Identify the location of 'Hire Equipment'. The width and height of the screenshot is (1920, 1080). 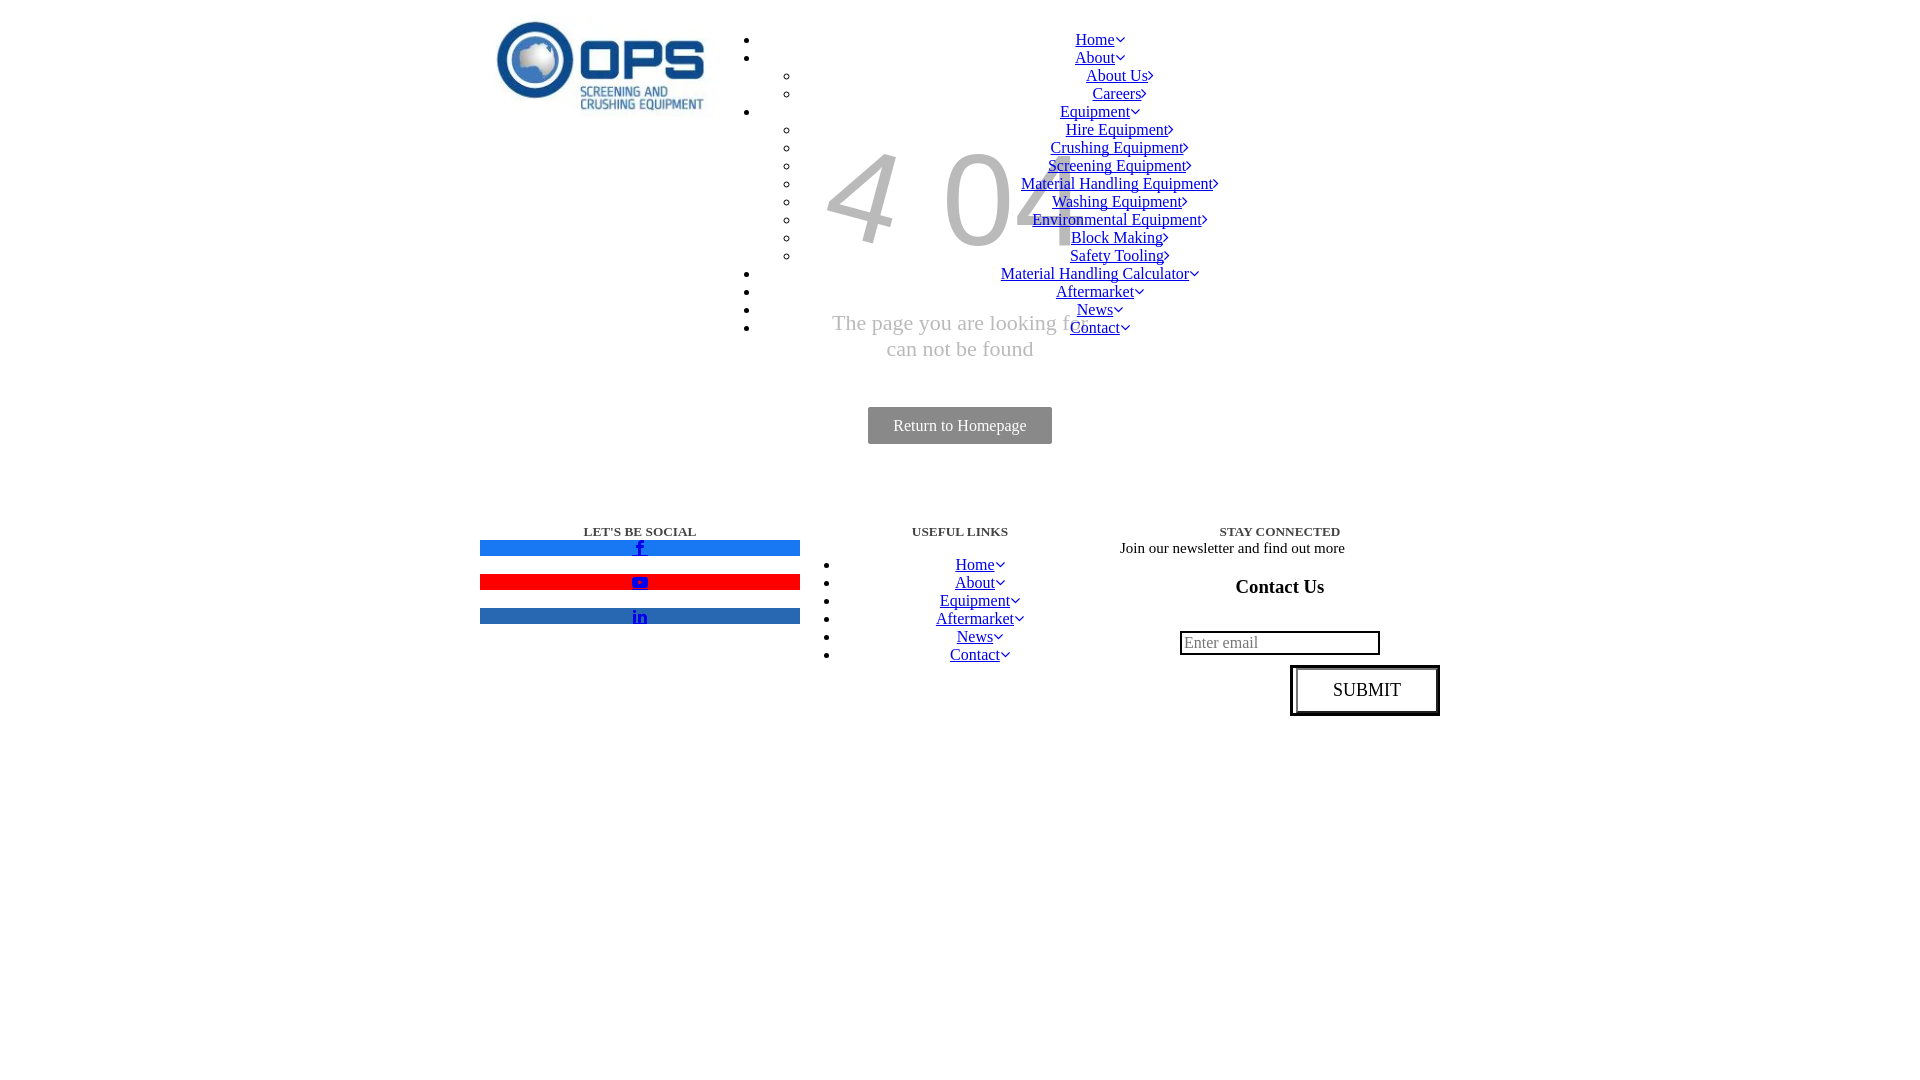
(1120, 129).